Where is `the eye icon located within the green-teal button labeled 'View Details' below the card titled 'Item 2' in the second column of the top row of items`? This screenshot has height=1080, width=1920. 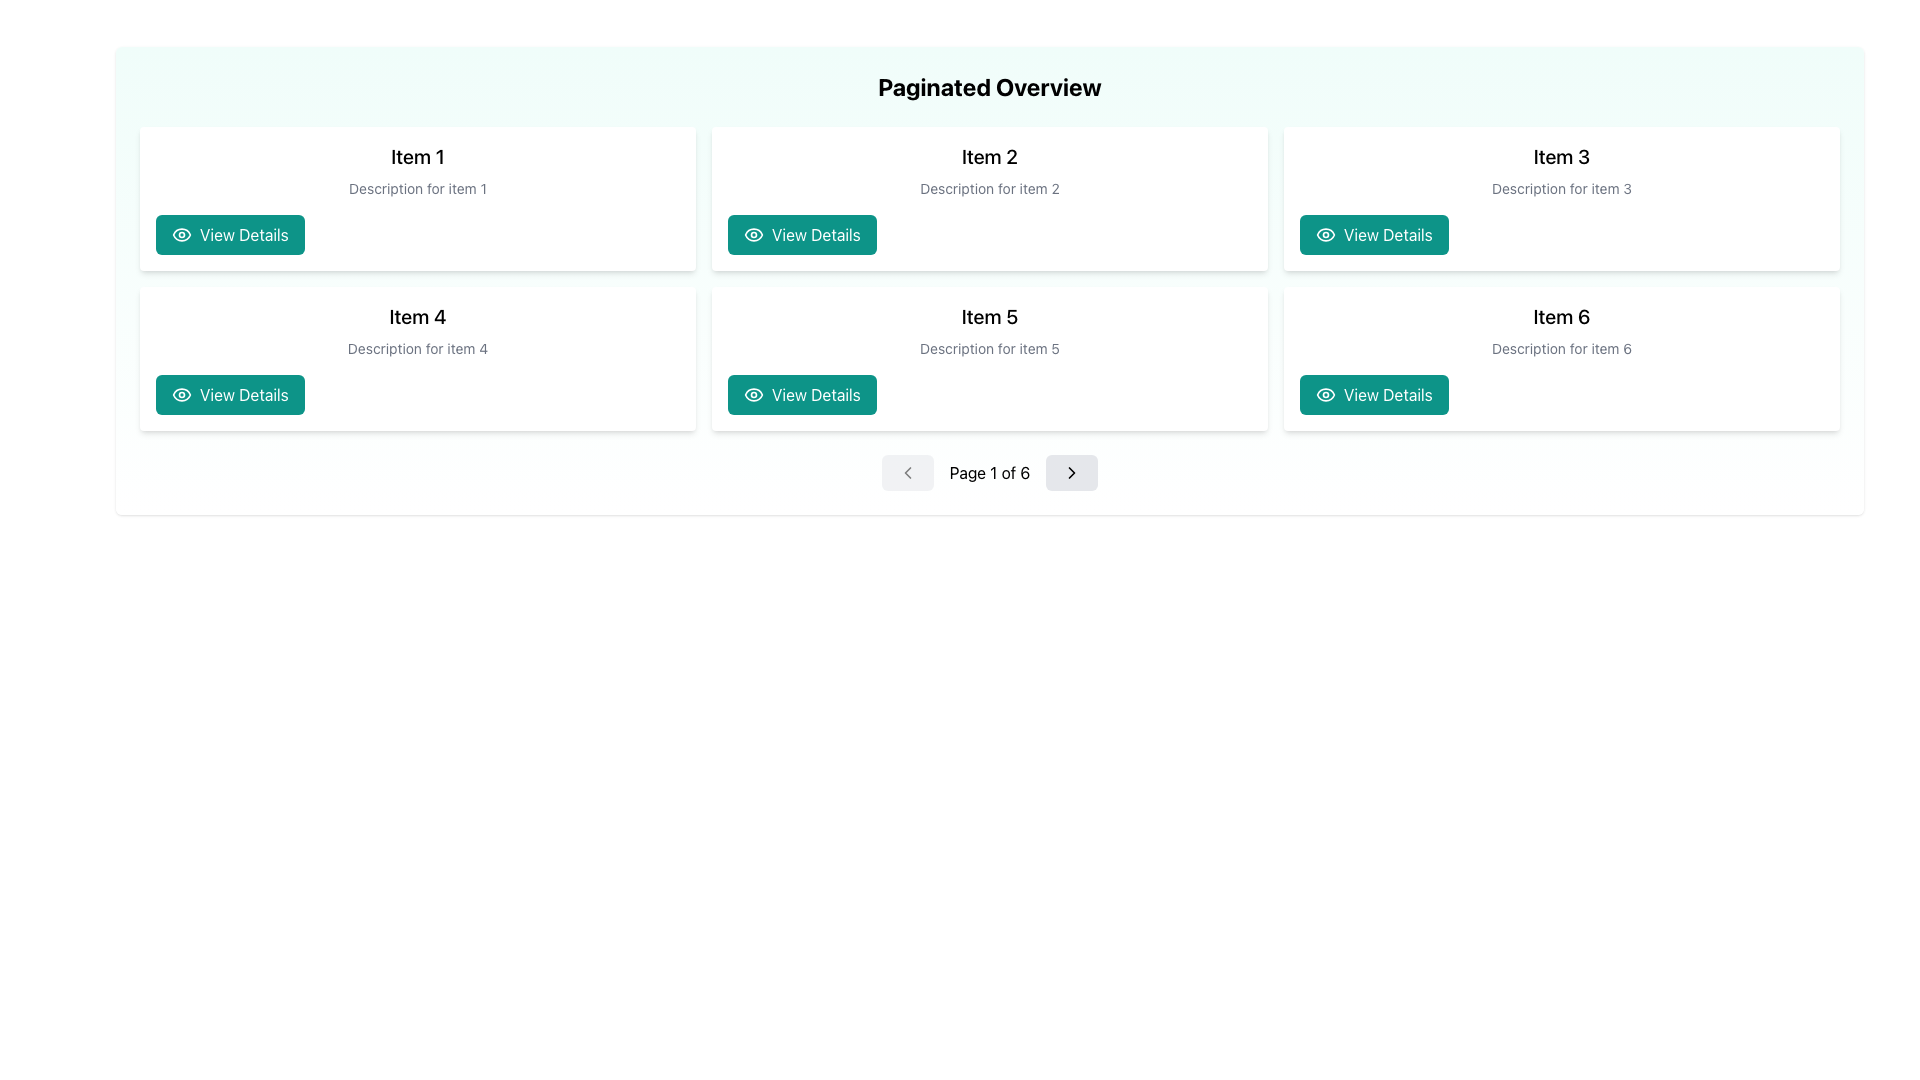
the eye icon located within the green-teal button labeled 'View Details' below the card titled 'Item 2' in the second column of the top row of items is located at coordinates (752, 234).